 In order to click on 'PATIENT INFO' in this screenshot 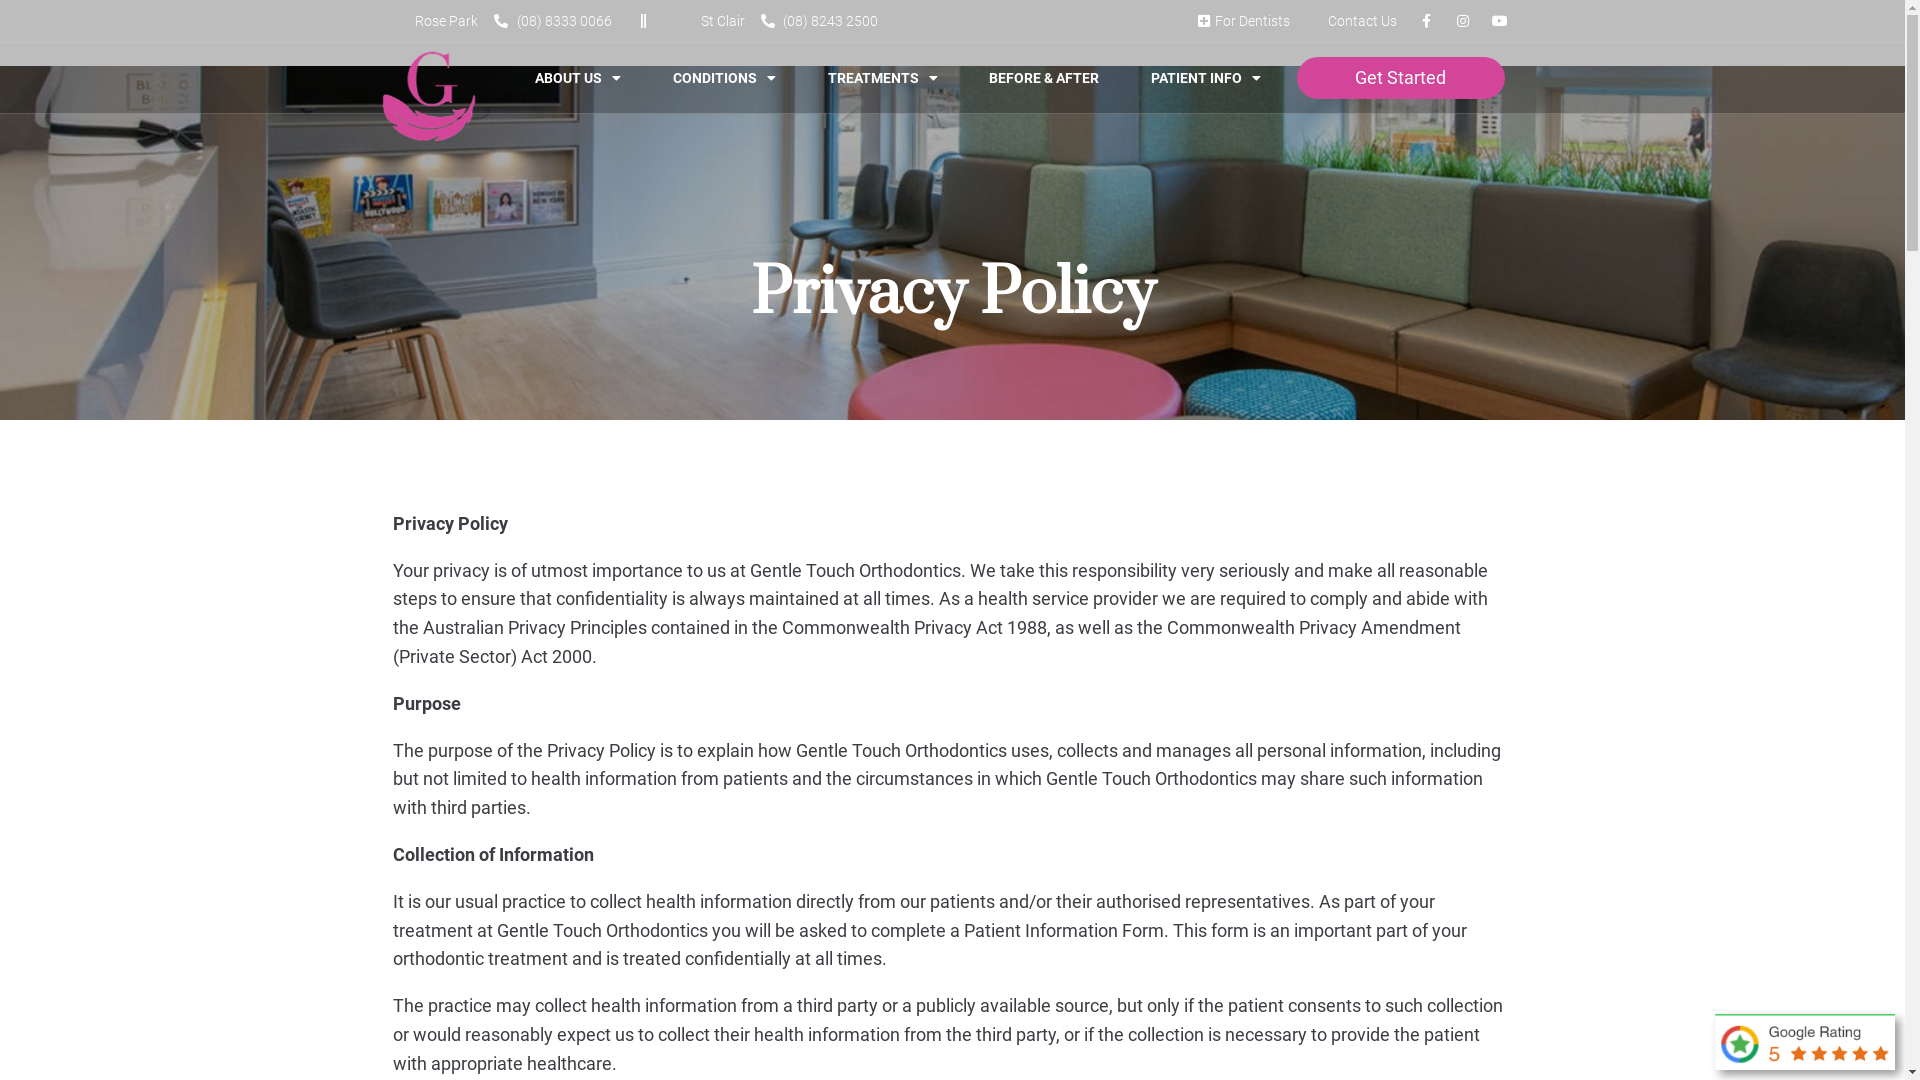, I will do `click(1134, 76)`.